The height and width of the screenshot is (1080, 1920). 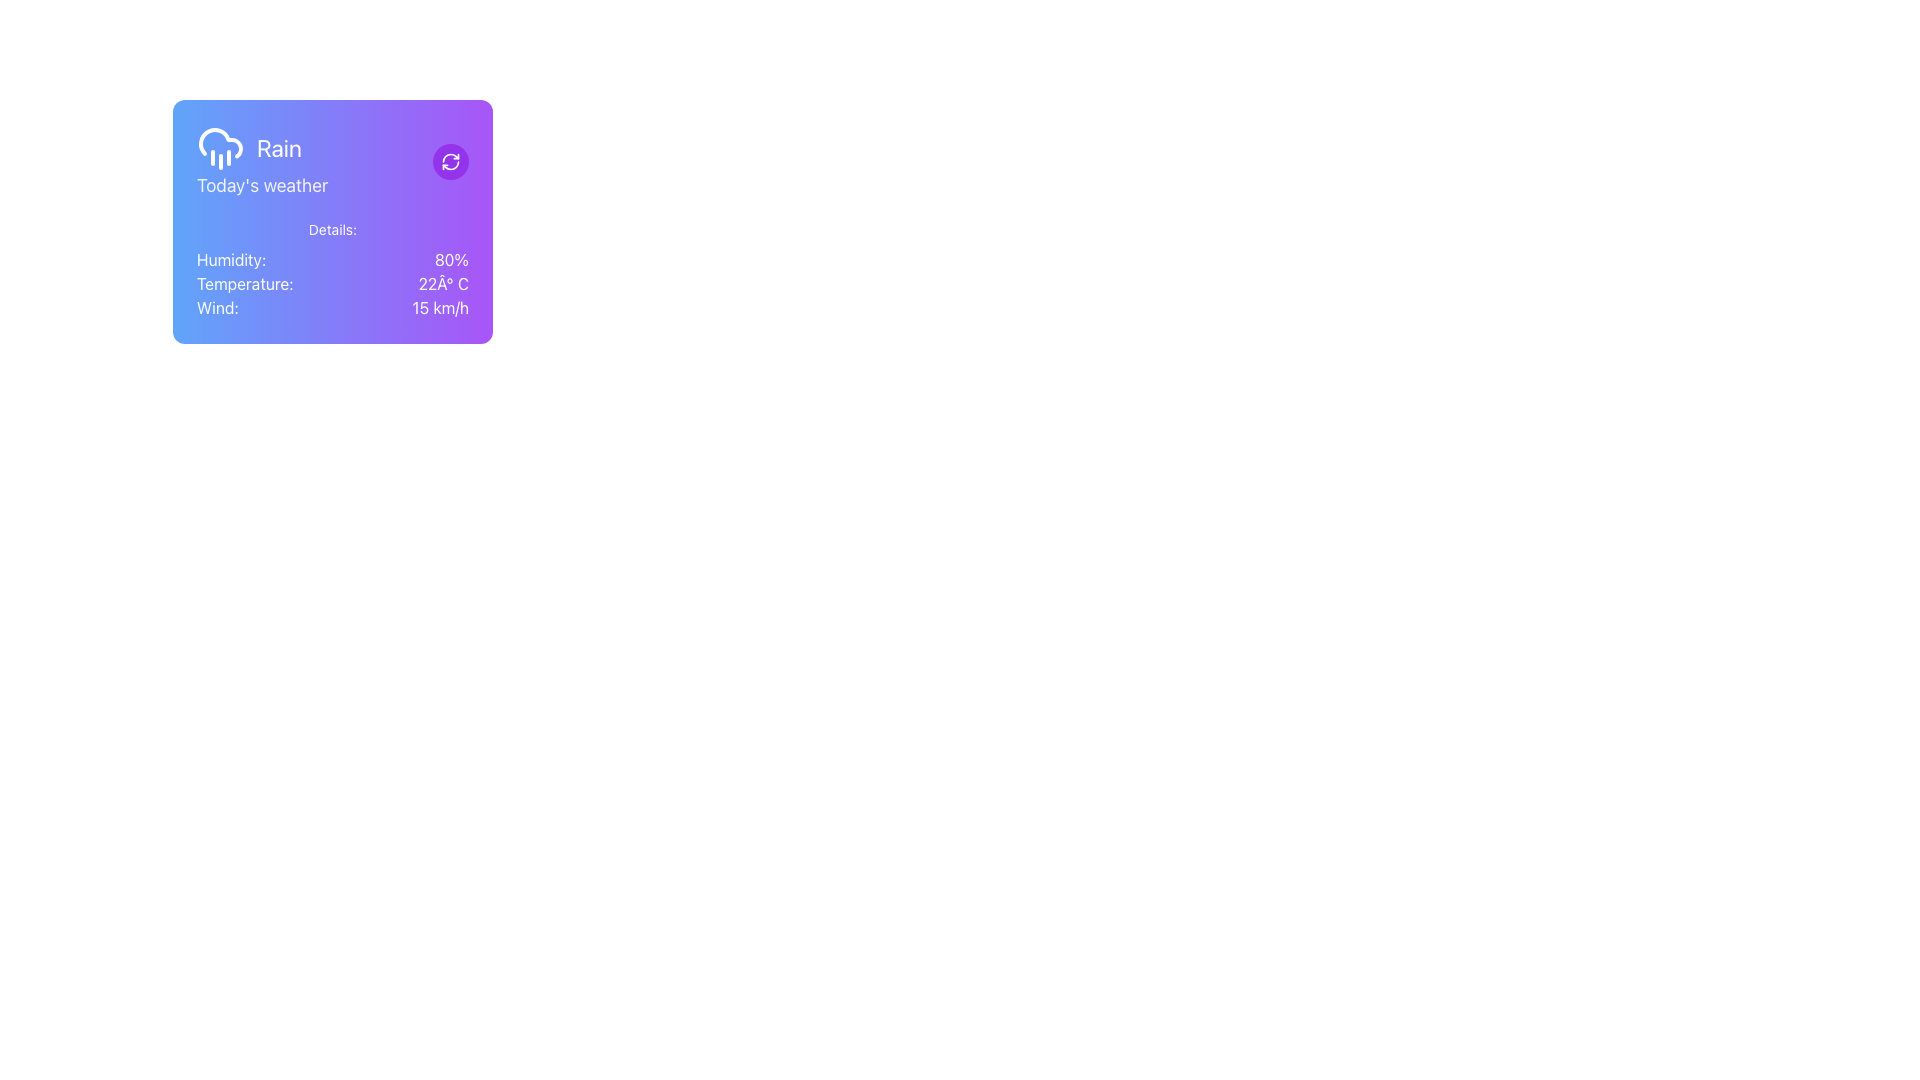 What do you see at coordinates (244, 284) in the screenshot?
I see `the Text Label displaying 'Temperature:' in white font, located below the 'Humidity:' text and to the left of '22Â° C' in the weather information card` at bounding box center [244, 284].